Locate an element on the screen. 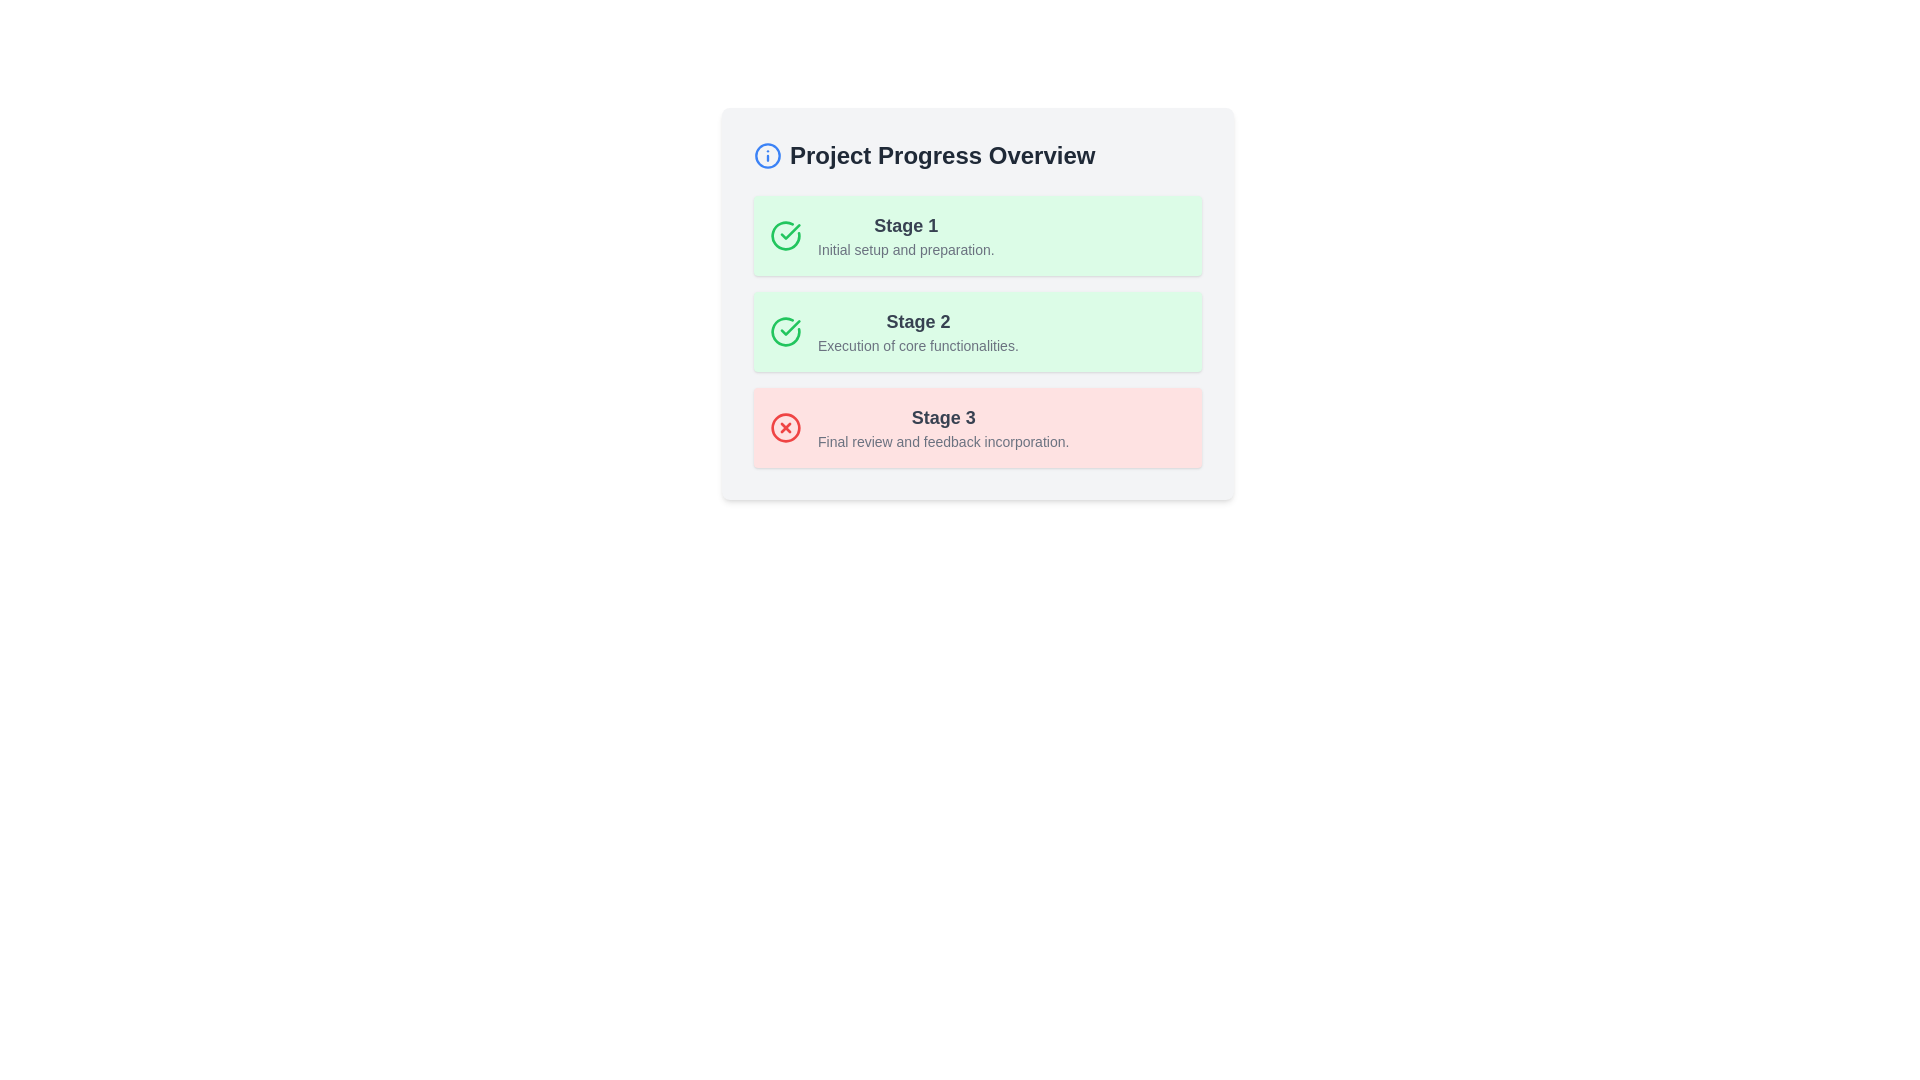 The height and width of the screenshot is (1080, 1920). the text label providing information about tasks for 'Stage 3' located centrally below the heading in the 'Project Progress Overview' section is located at coordinates (942, 441).